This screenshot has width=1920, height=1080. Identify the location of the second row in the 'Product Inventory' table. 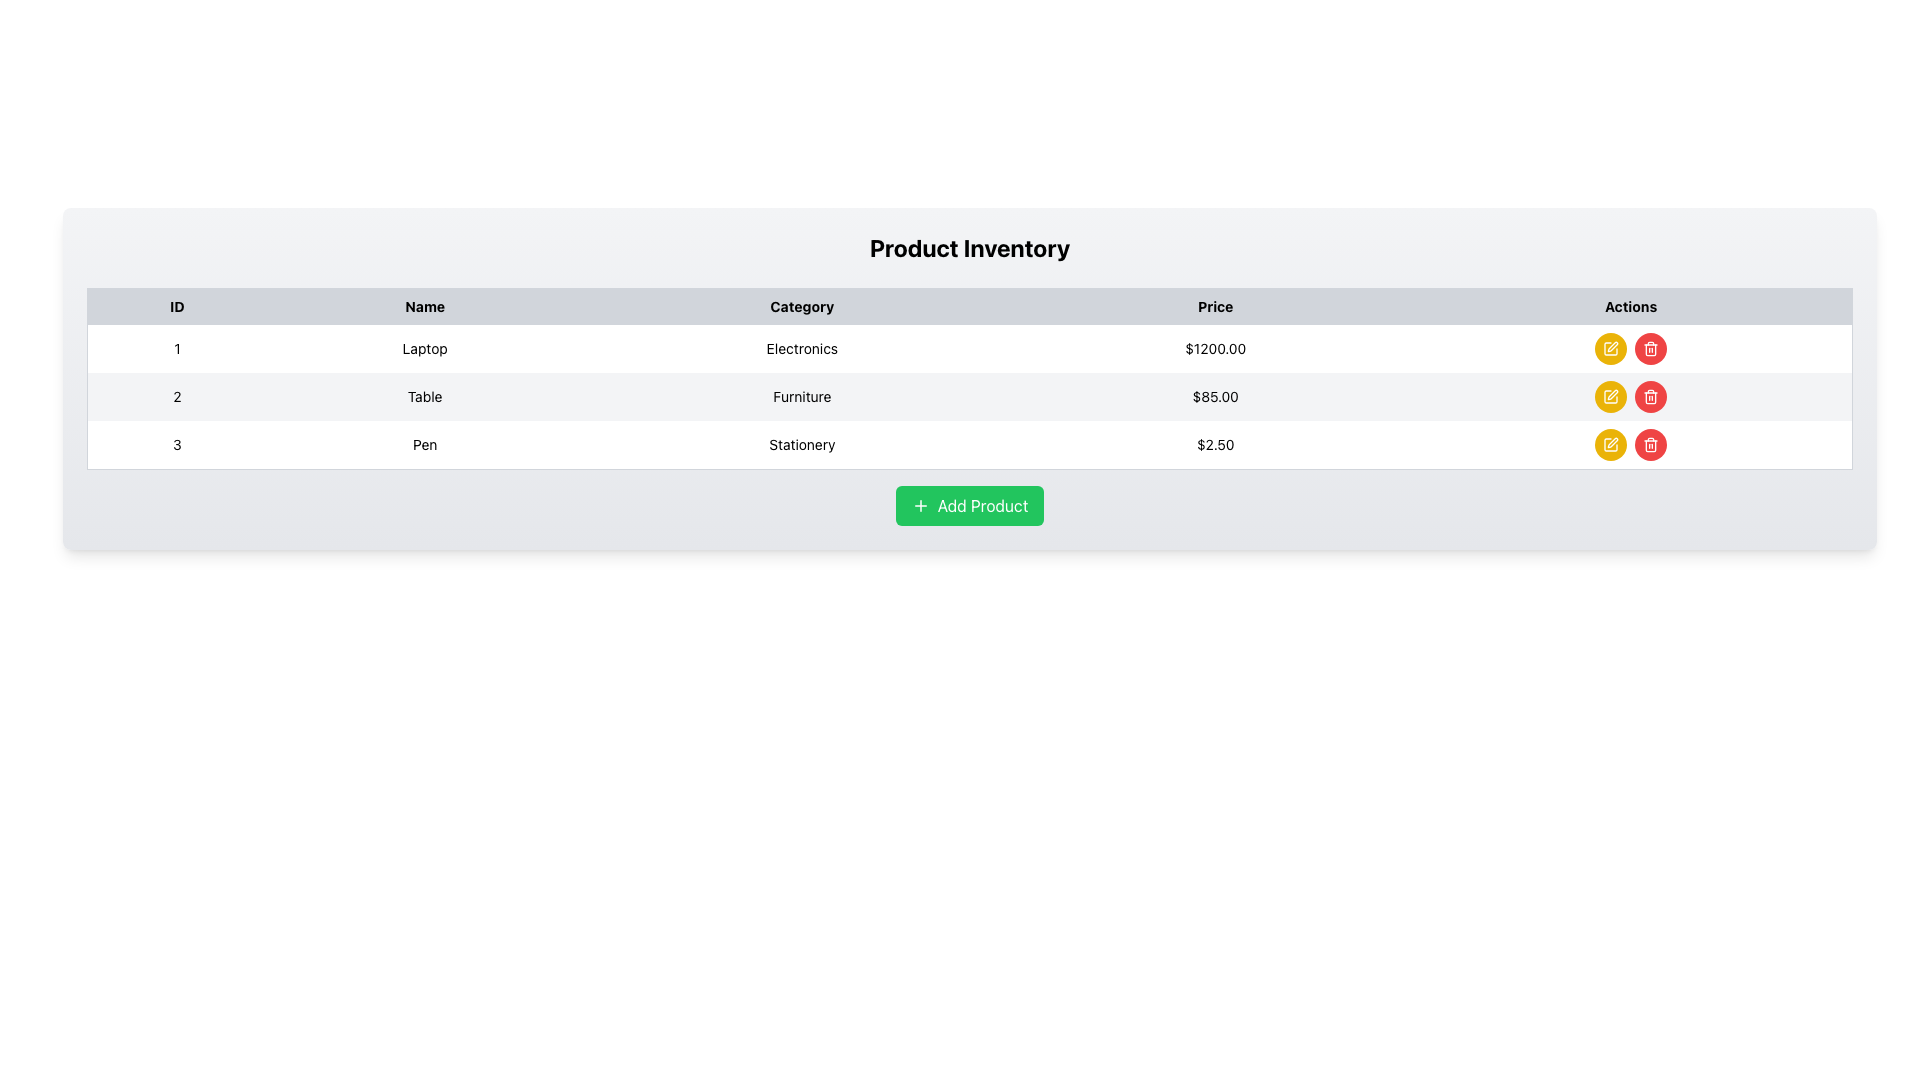
(969, 397).